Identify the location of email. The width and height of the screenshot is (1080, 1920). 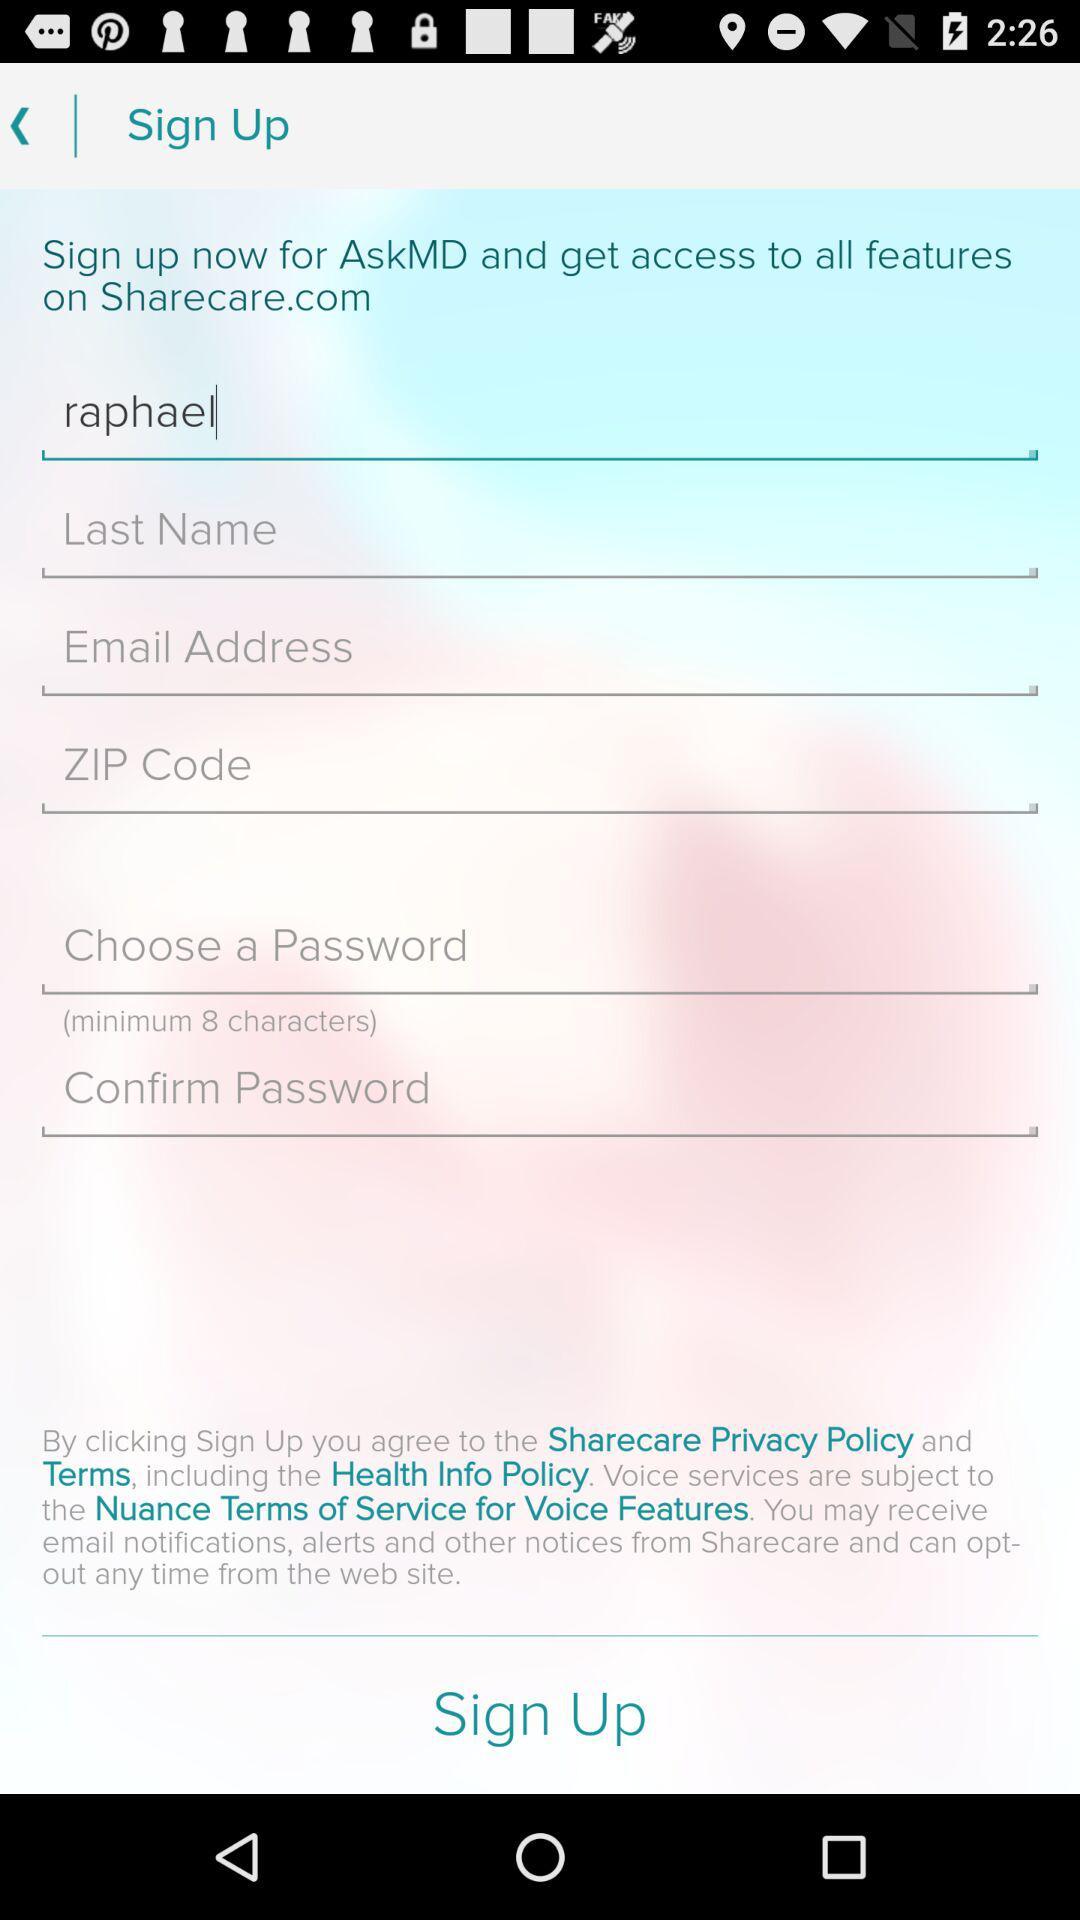
(540, 647).